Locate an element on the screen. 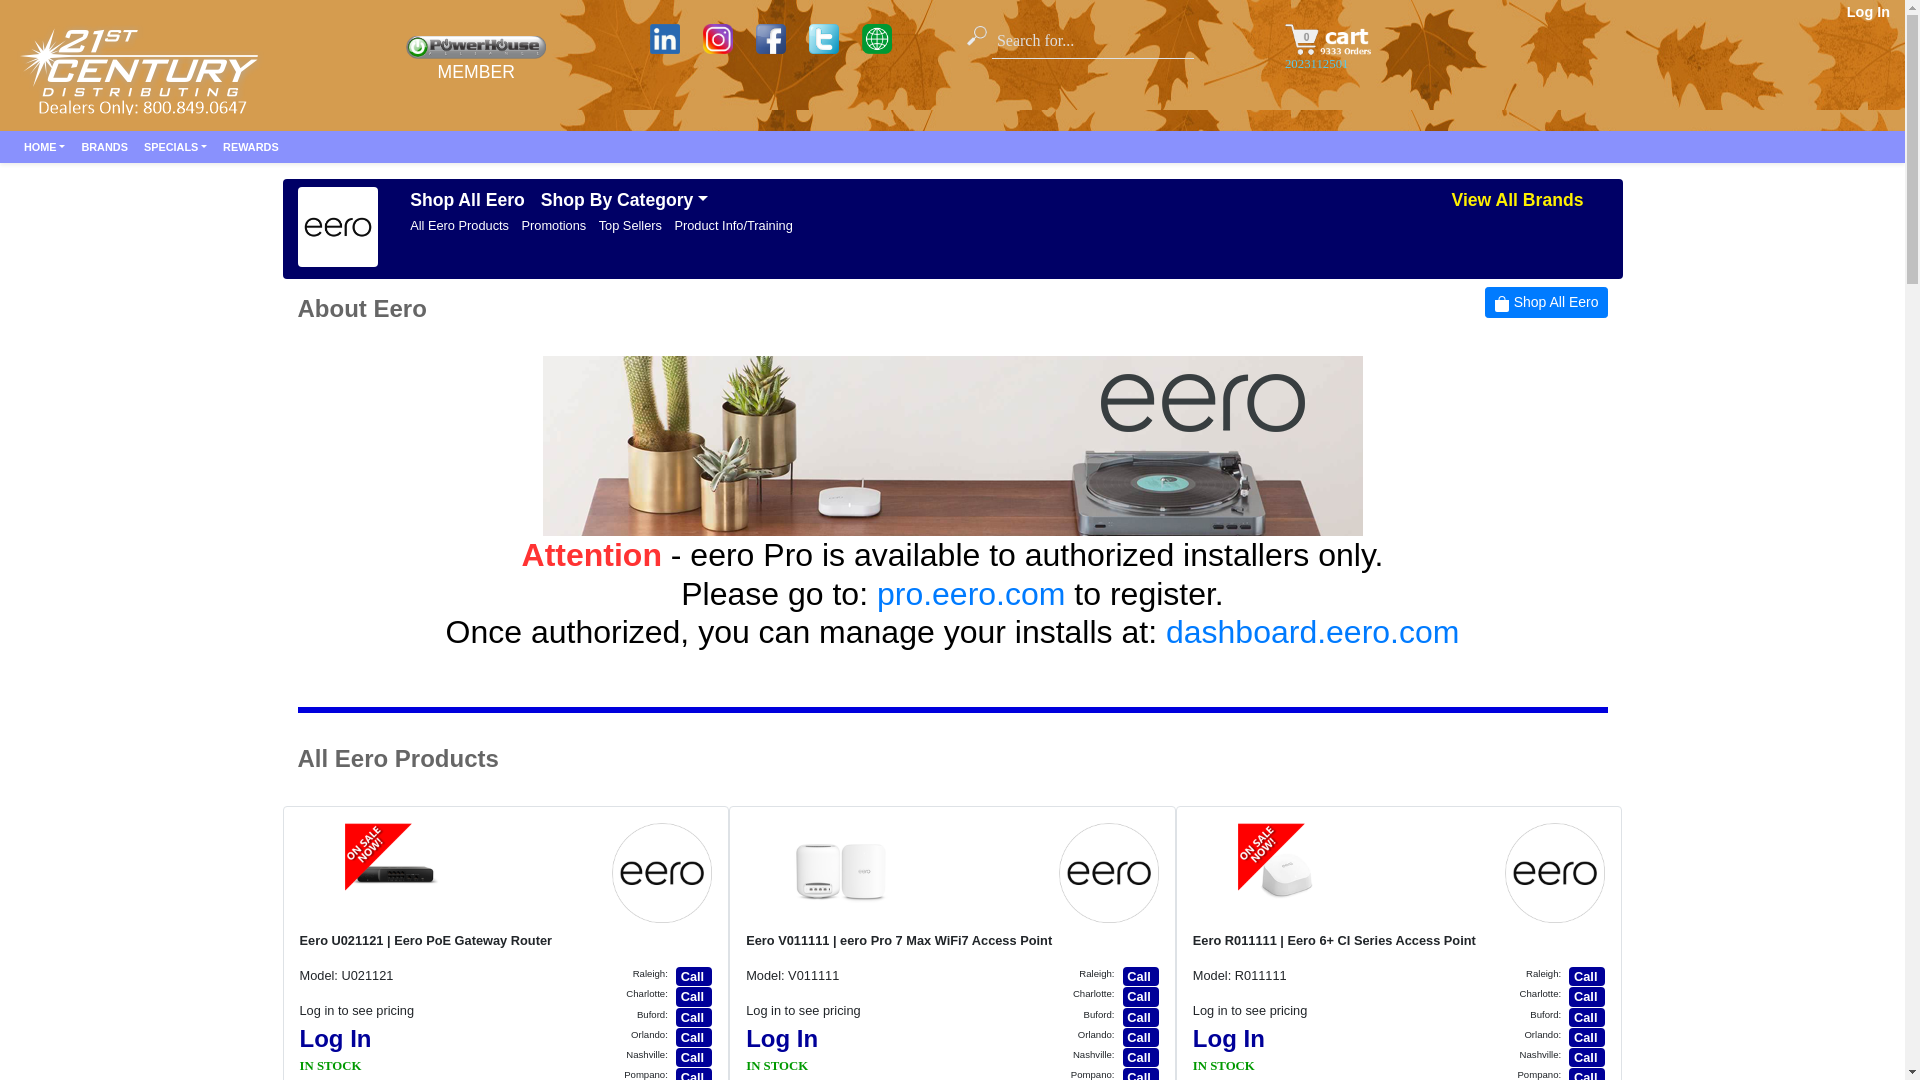  'Promotions' is located at coordinates (553, 225).